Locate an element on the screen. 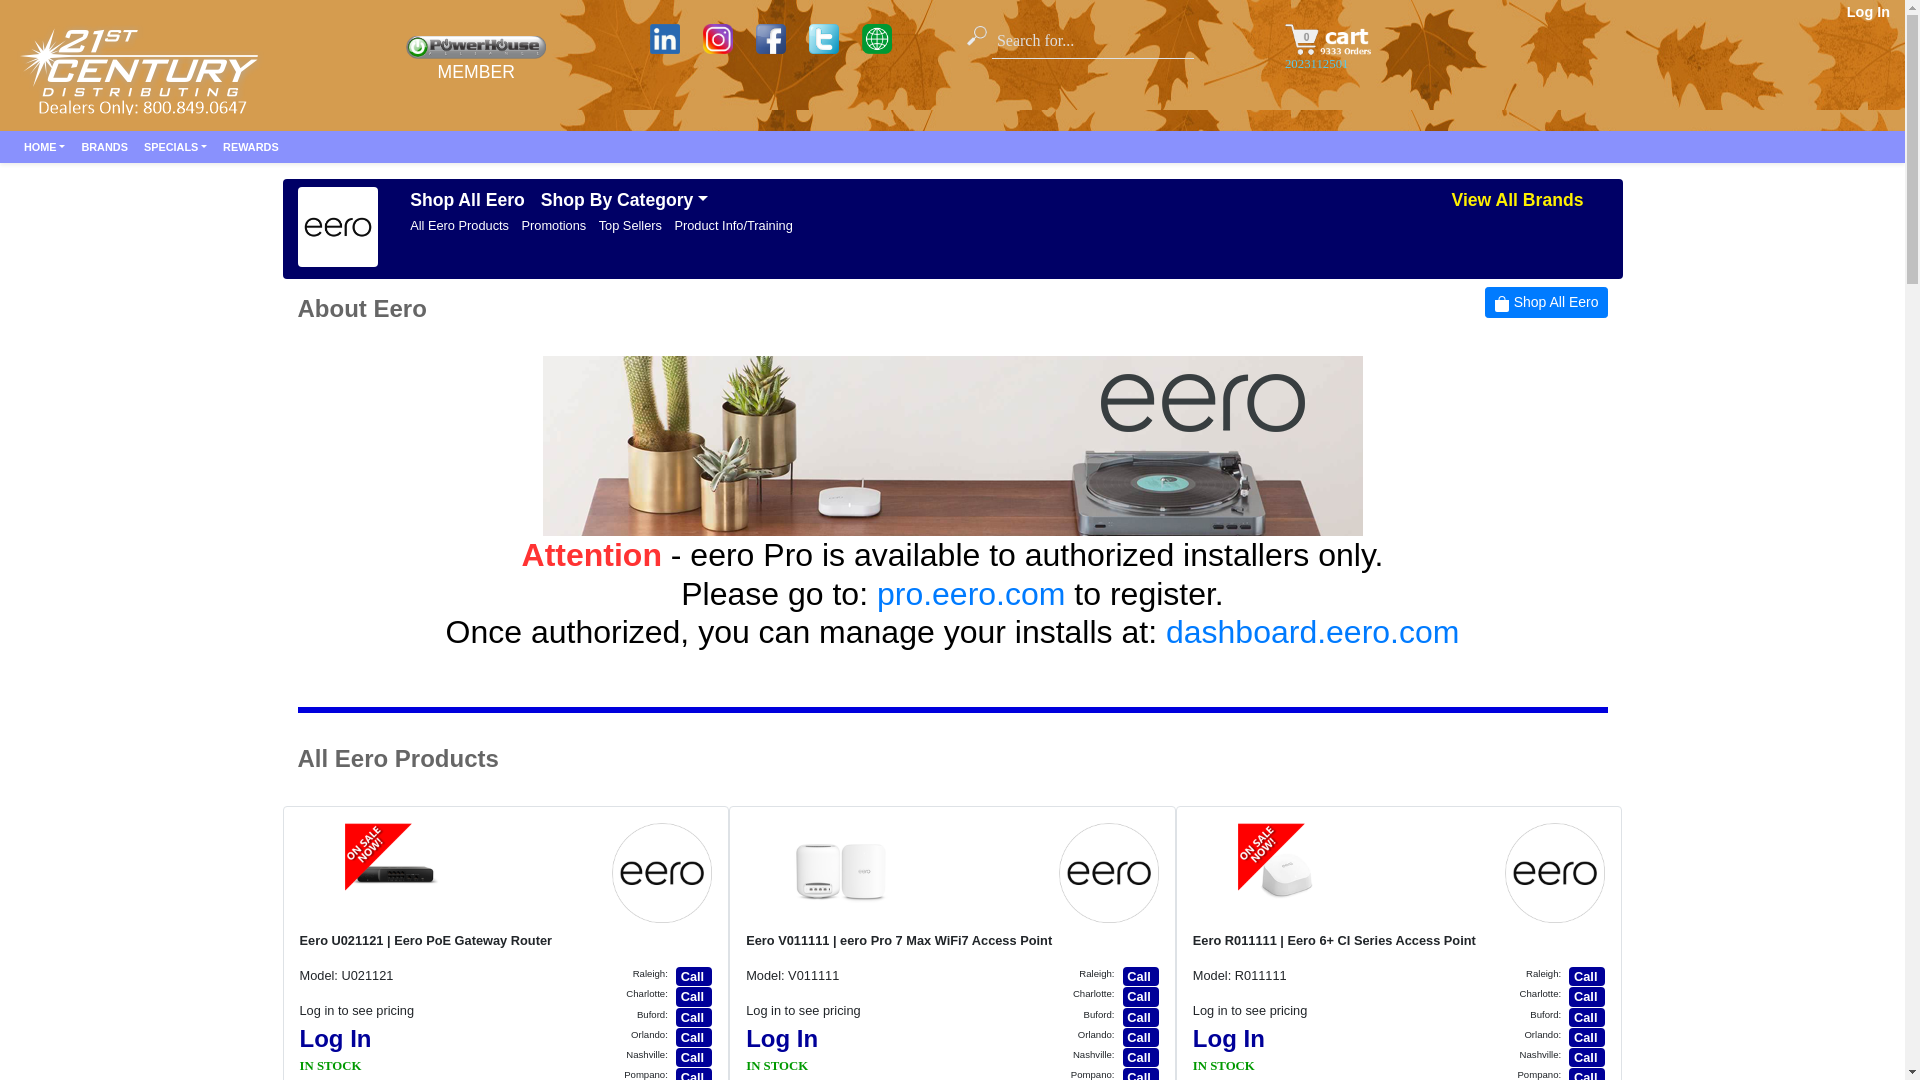  'Promotions' is located at coordinates (553, 225).